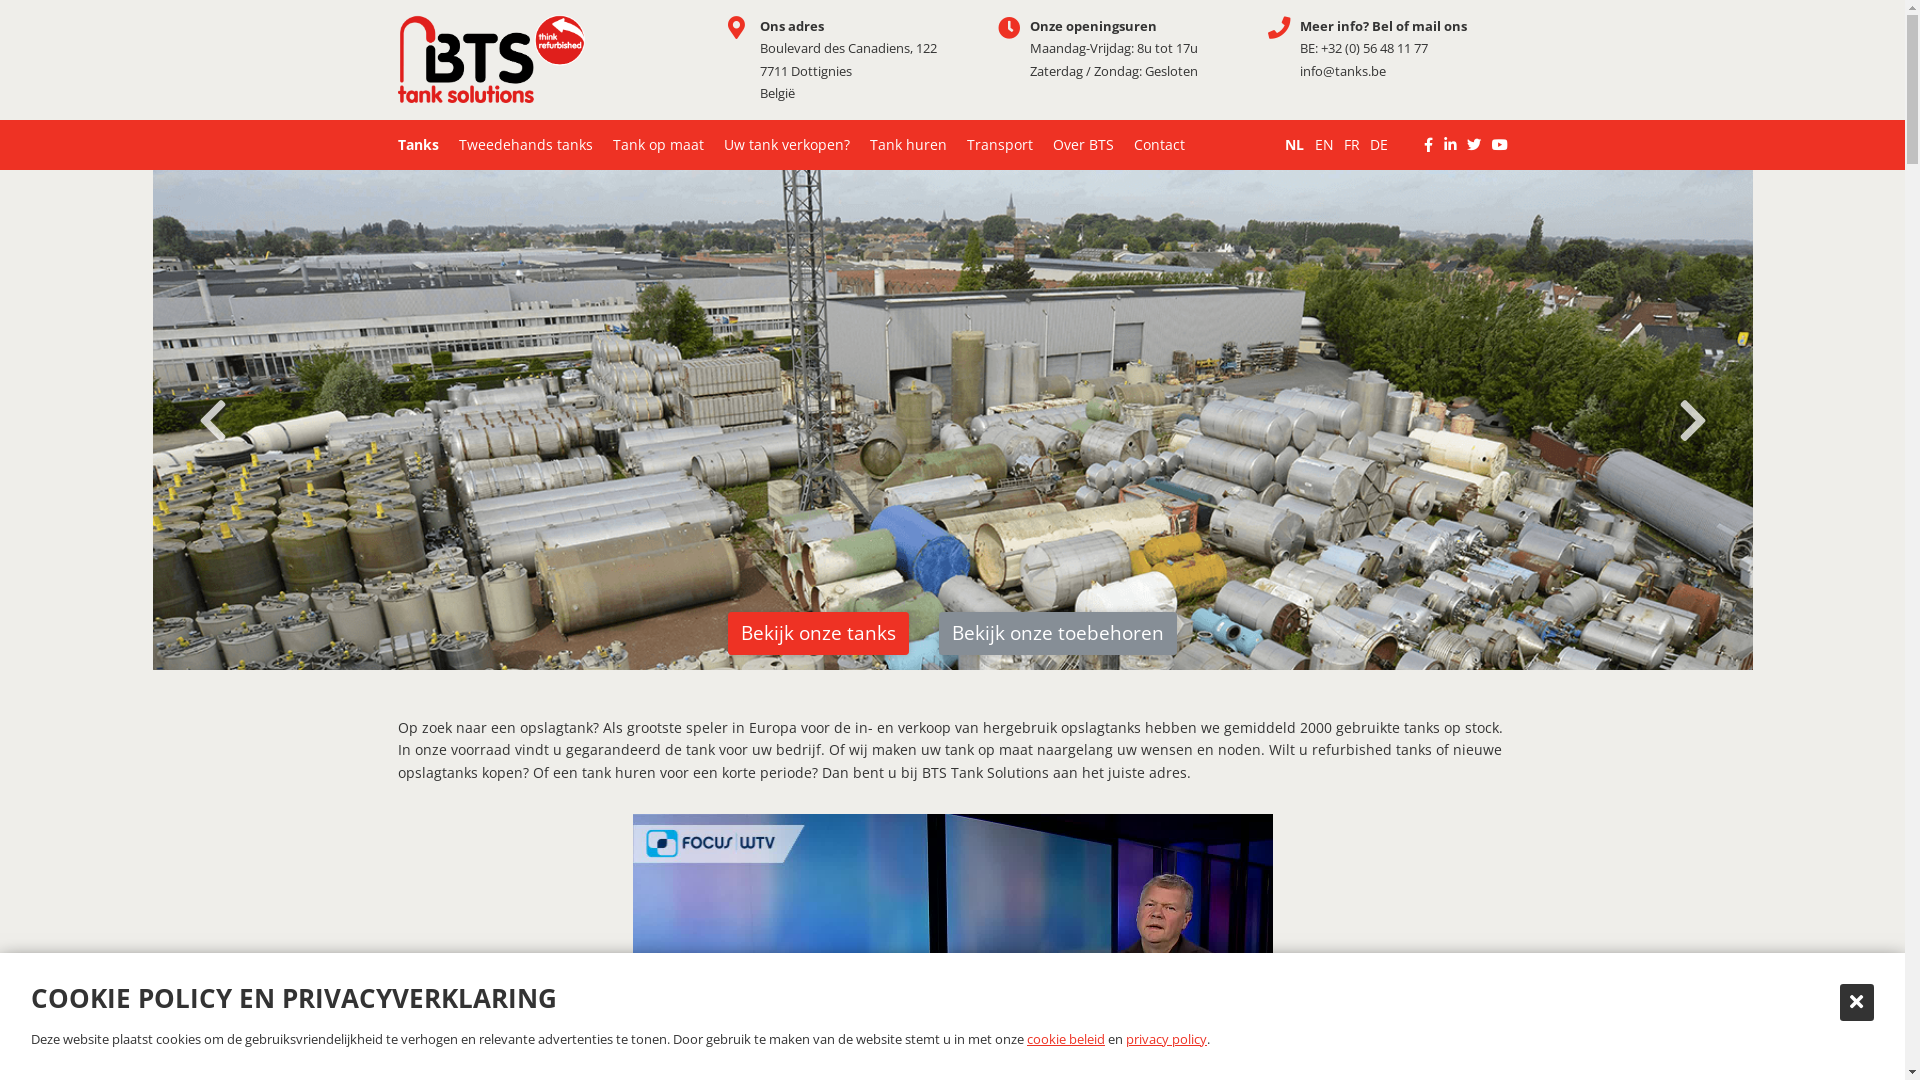 This screenshot has height=1080, width=1920. Describe the element at coordinates (1372, 46) in the screenshot. I see `'+32 (0) 56 48 11 77'` at that location.